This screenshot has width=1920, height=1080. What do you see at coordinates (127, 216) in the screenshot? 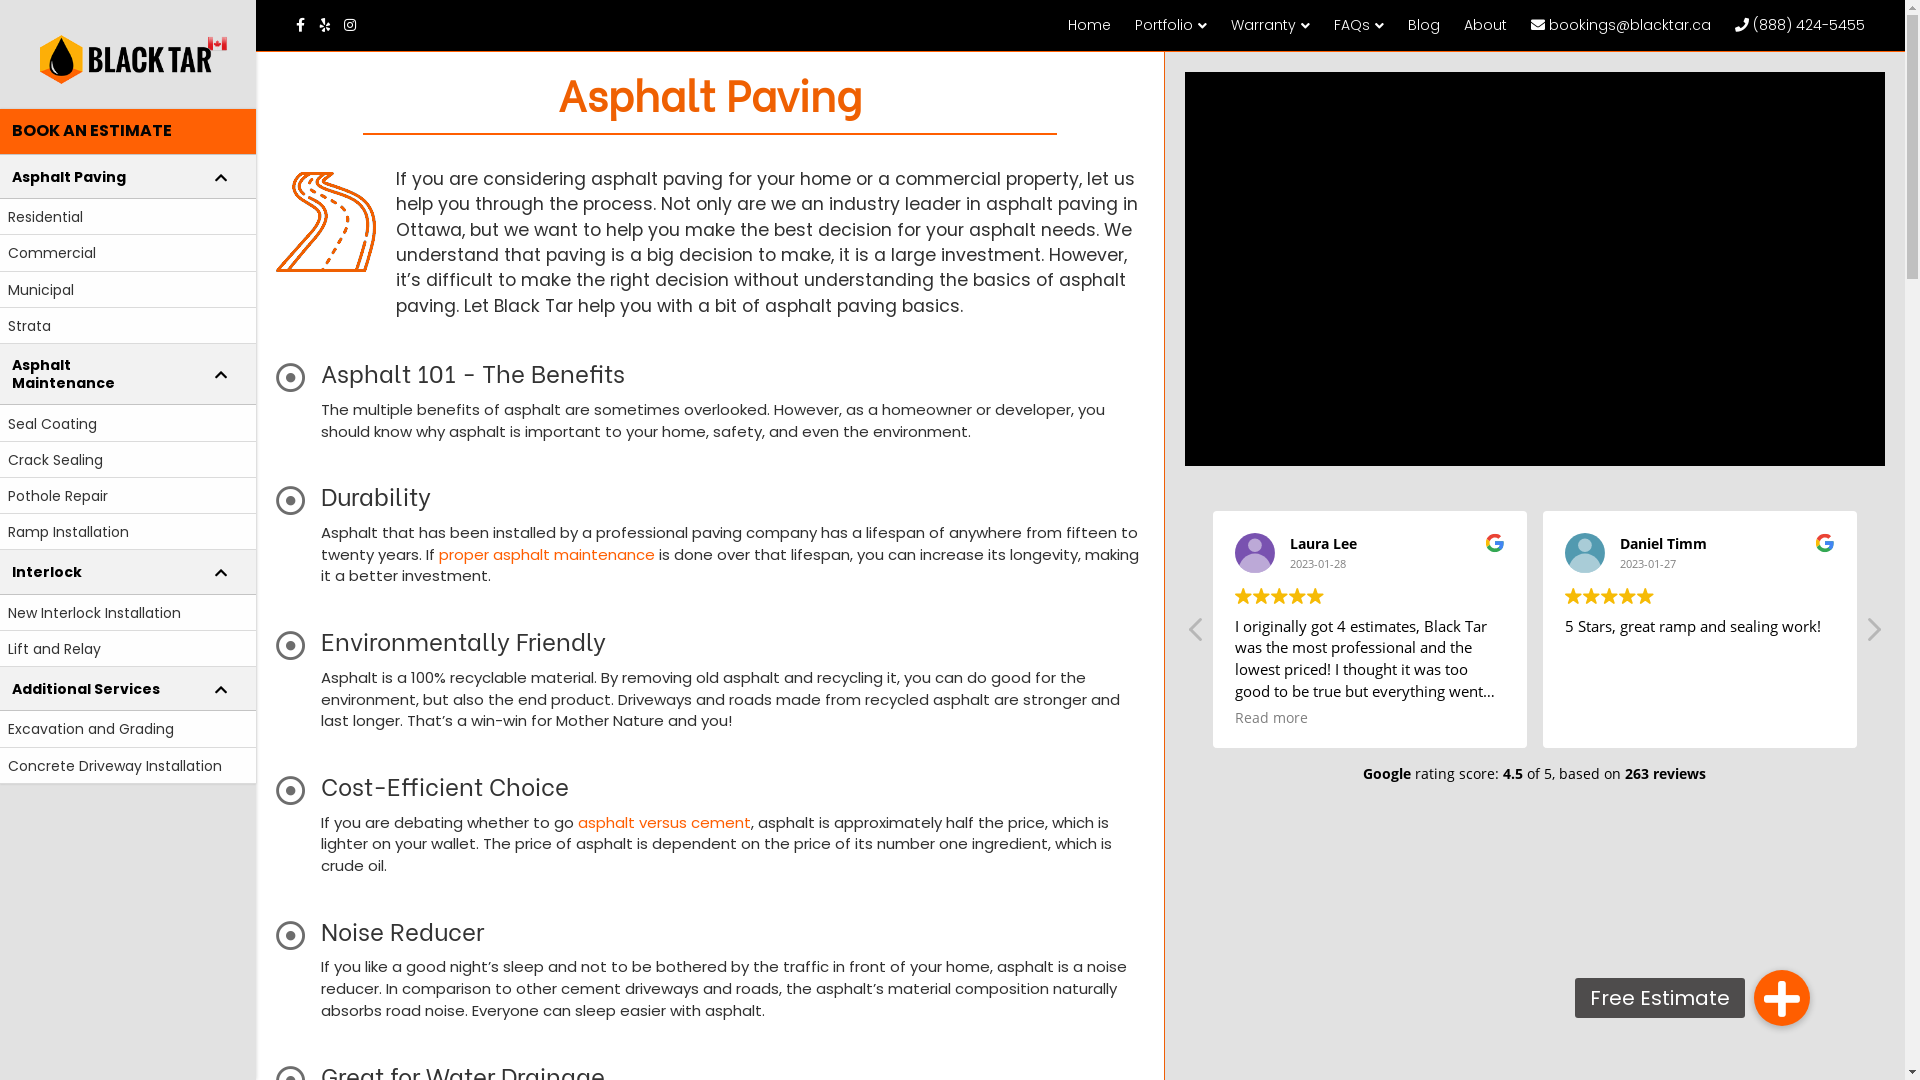
I see `'Residential'` at bounding box center [127, 216].